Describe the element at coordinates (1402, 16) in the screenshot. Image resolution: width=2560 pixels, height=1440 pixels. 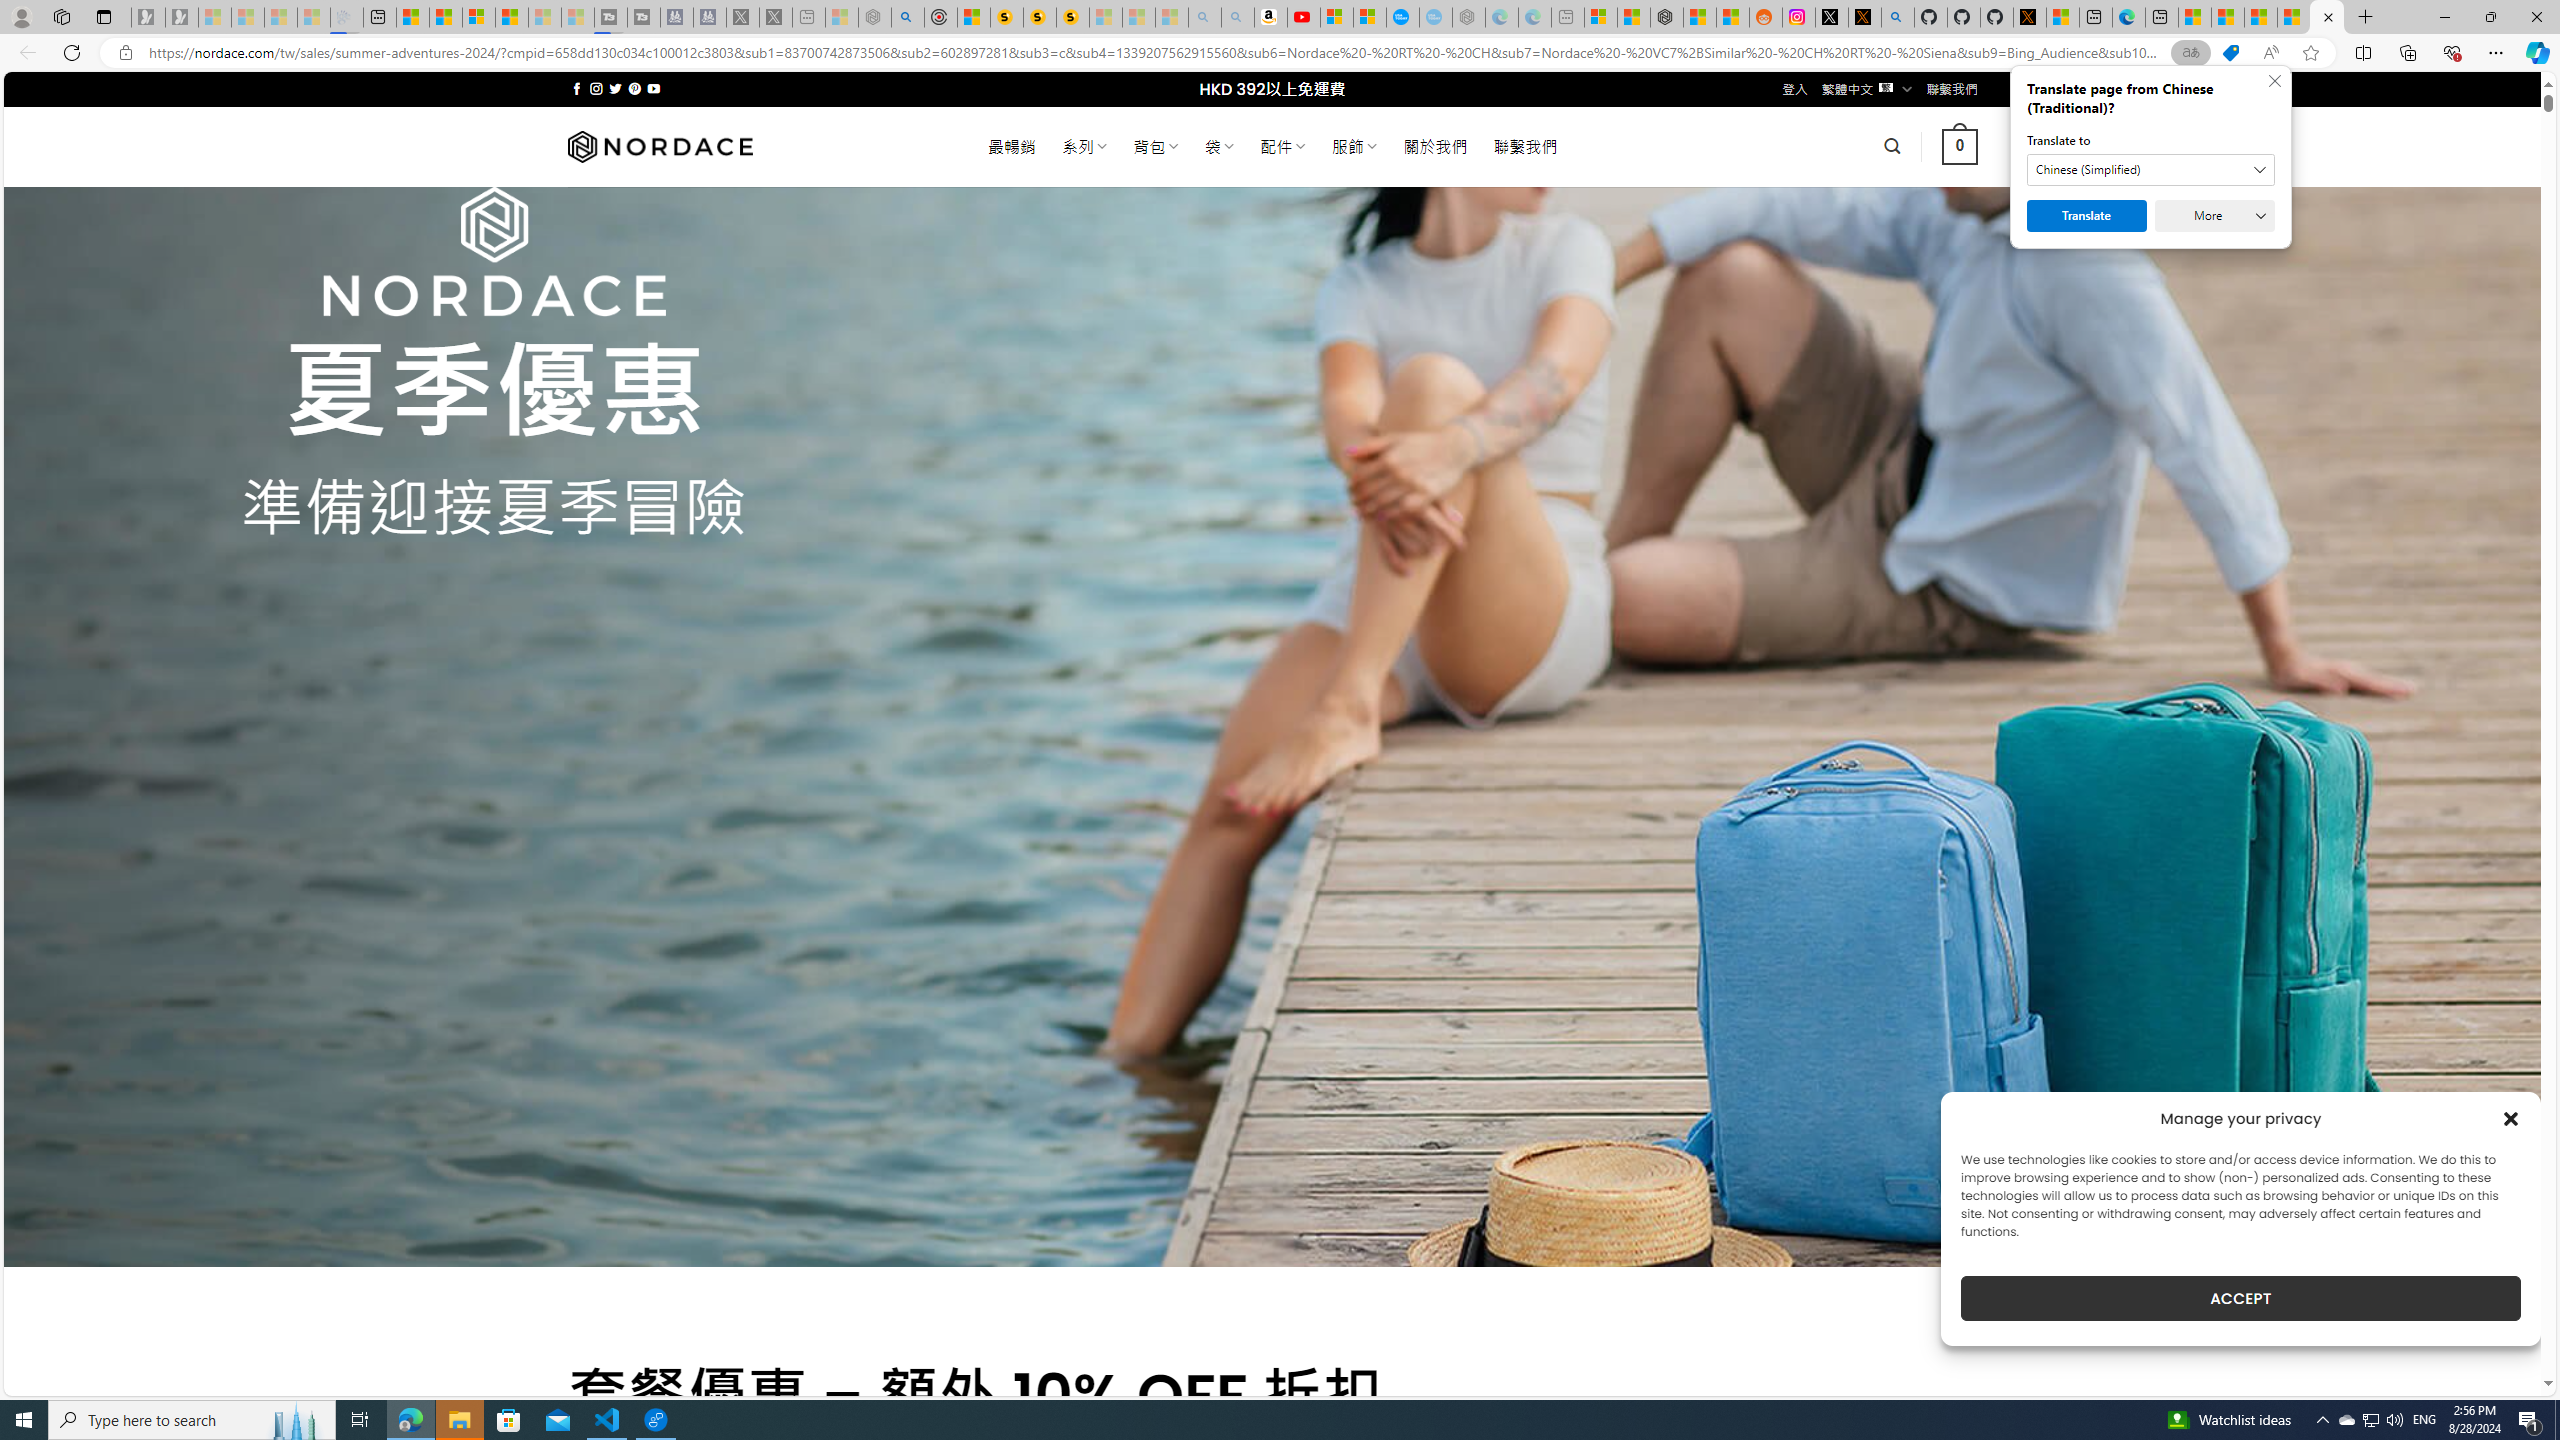
I see `'Opinion: Op-Ed and Commentary - USA TODAY'` at that location.